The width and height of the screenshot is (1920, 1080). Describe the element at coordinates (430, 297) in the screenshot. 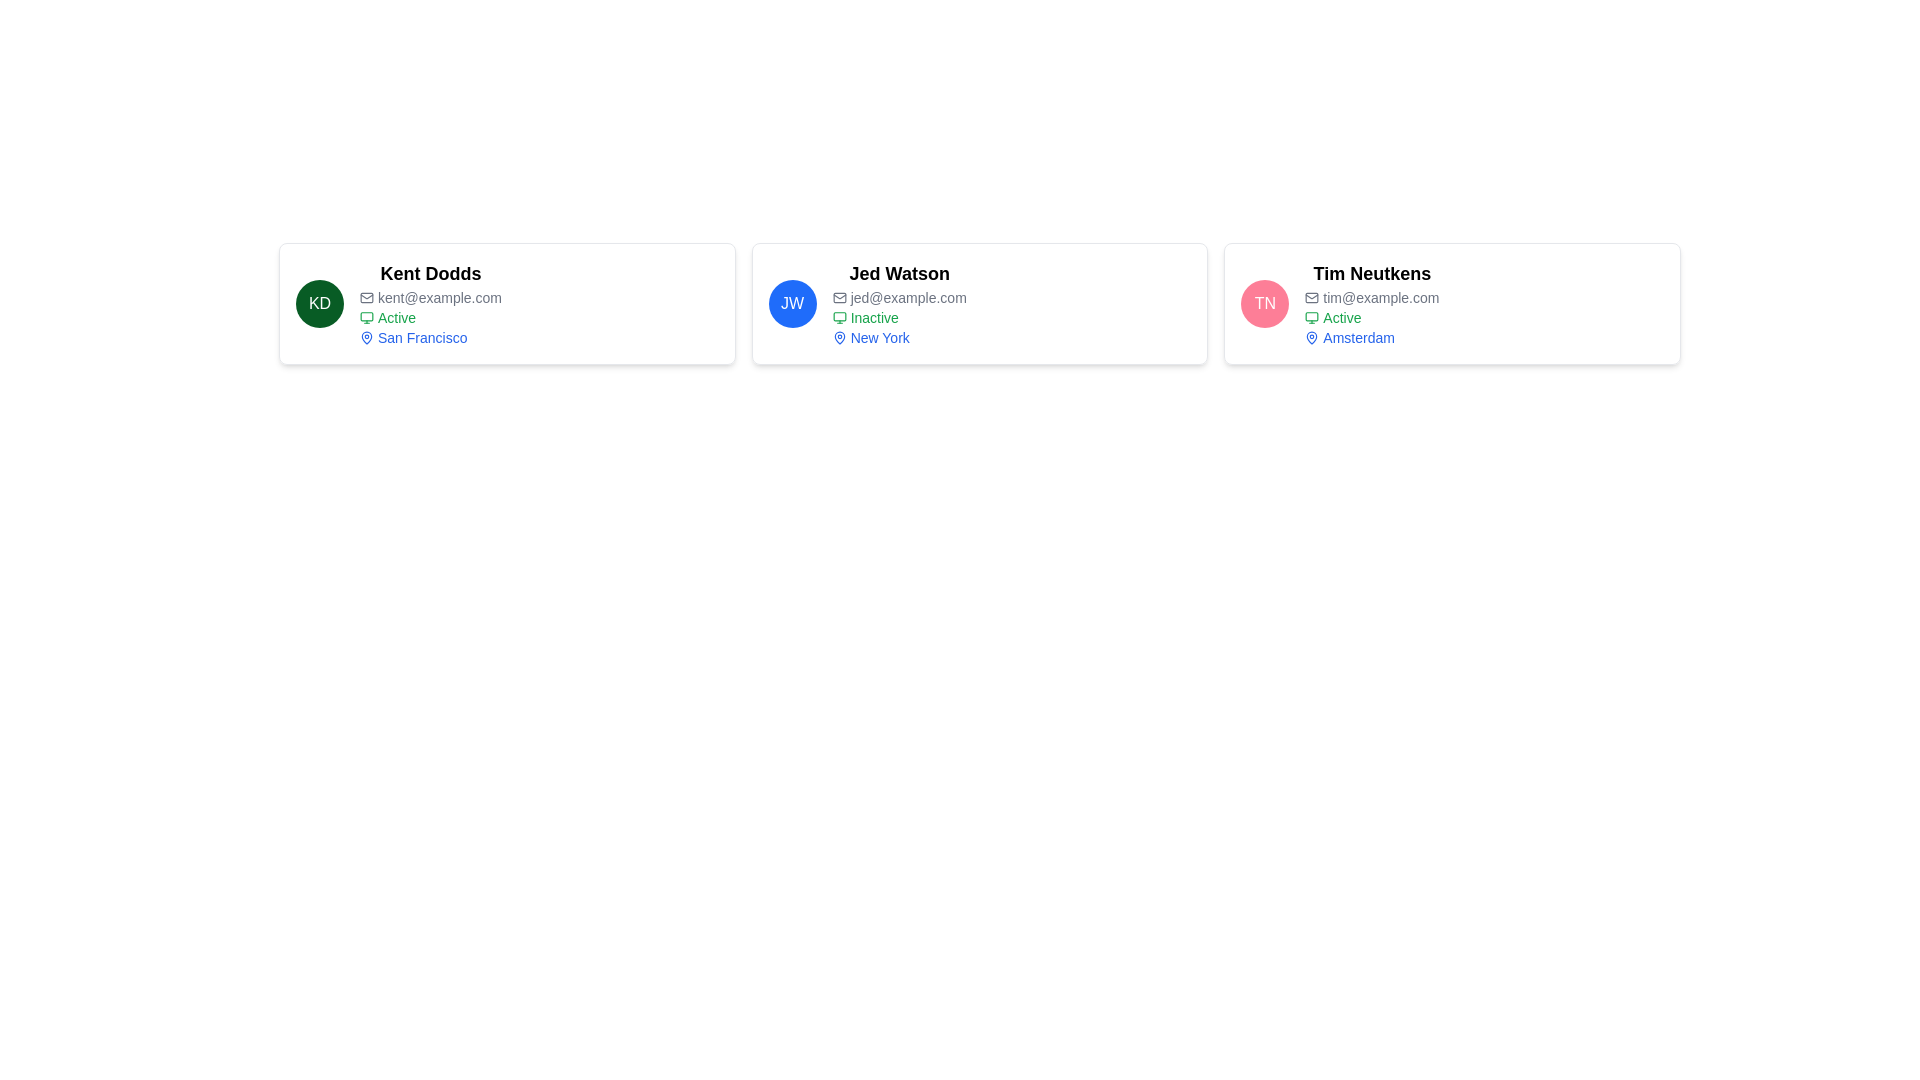

I see `the text label displaying the email address 'kent@example.com', which is styled in small, gray-colored text and is located beneath the name 'Kent Dodds' in the first card of the user interface` at that location.